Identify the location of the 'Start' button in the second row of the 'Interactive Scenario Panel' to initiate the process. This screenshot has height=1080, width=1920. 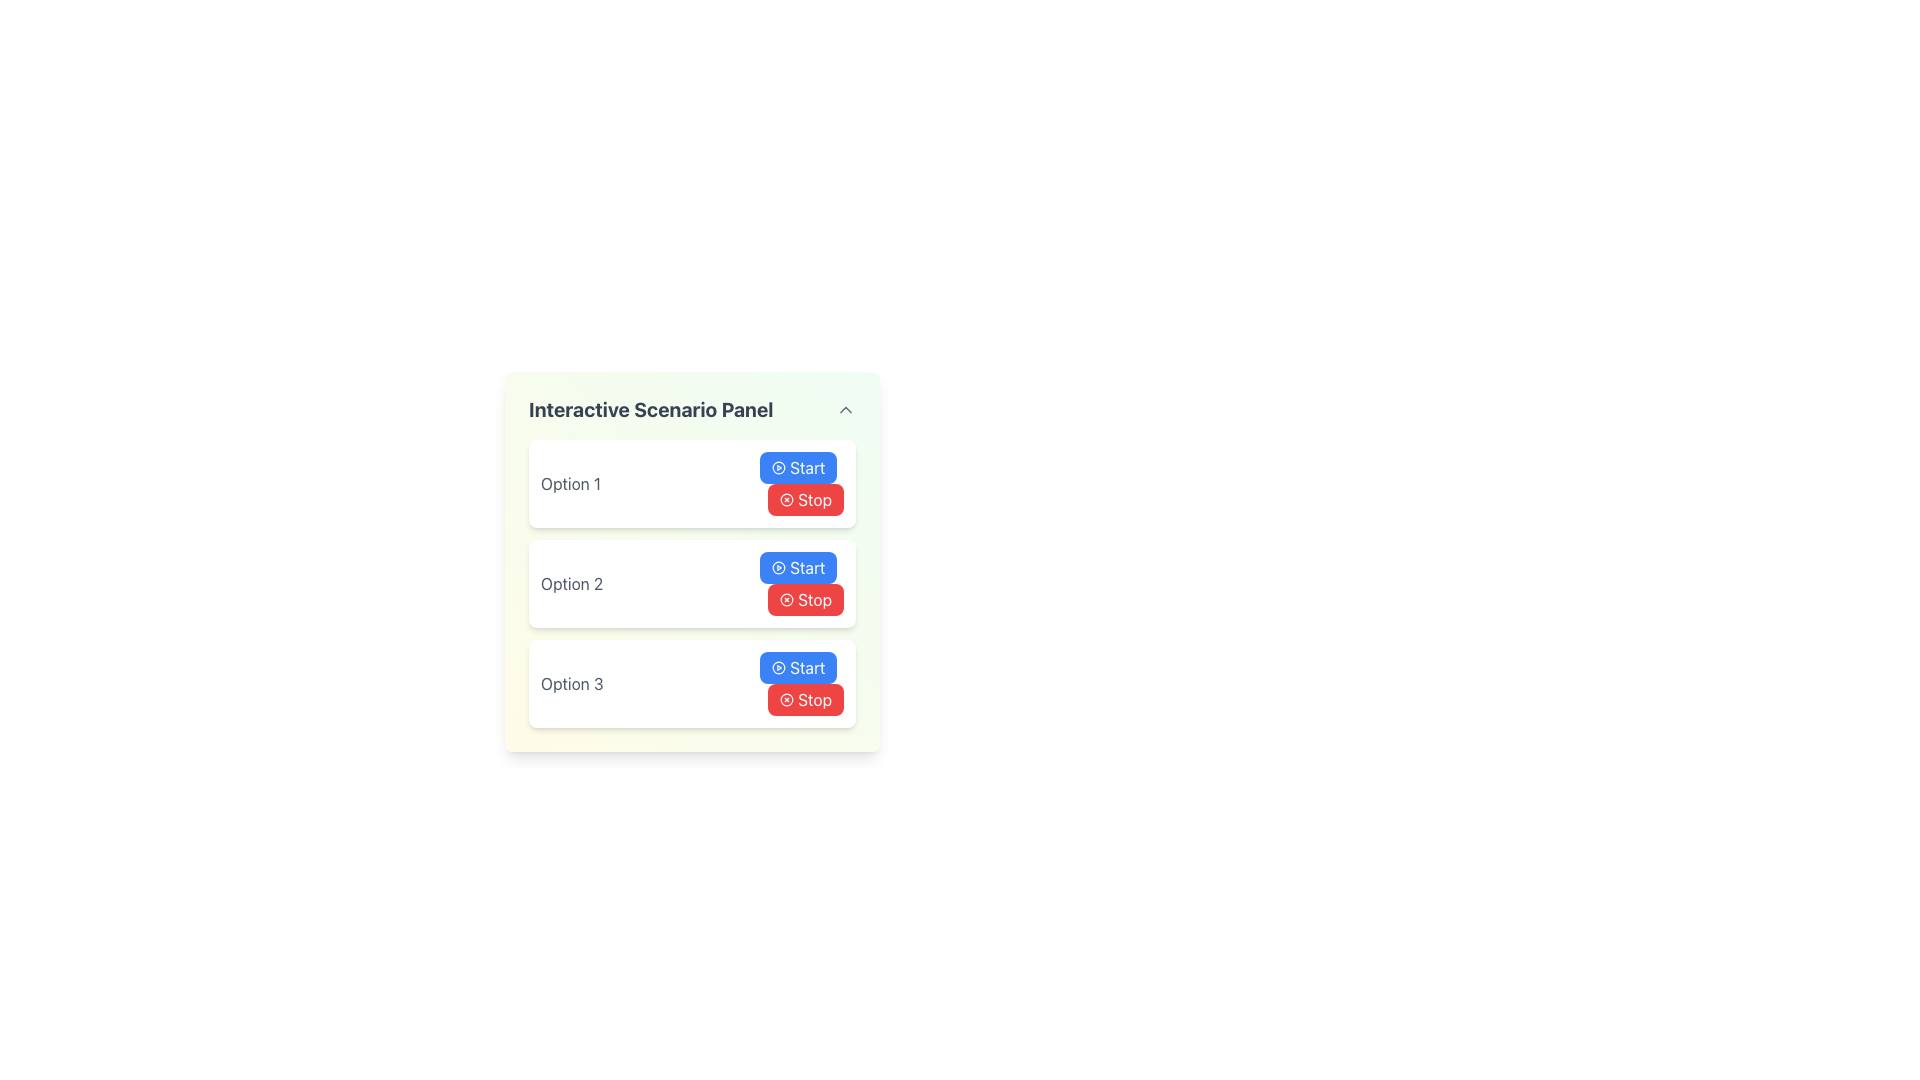
(797, 567).